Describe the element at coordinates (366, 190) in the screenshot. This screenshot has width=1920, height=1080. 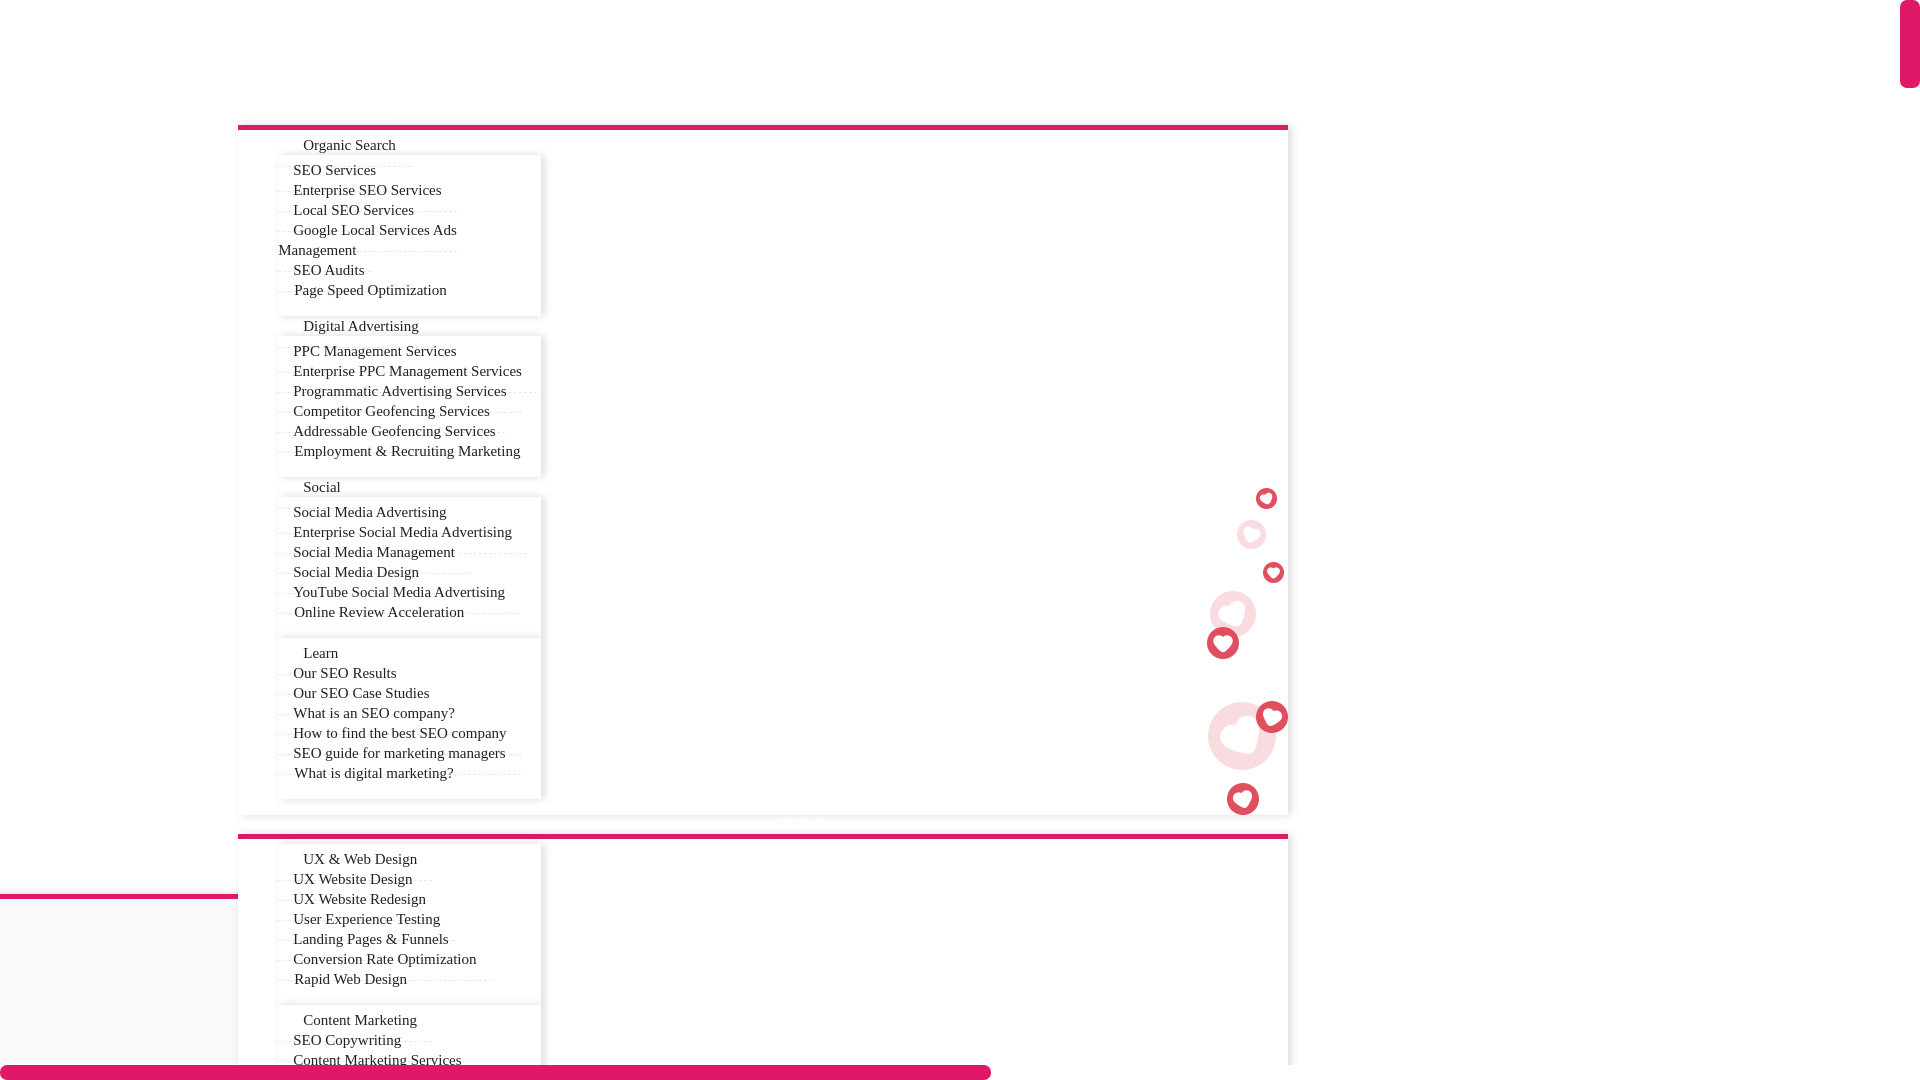
I see `'Enterprise SEO Services'` at that location.